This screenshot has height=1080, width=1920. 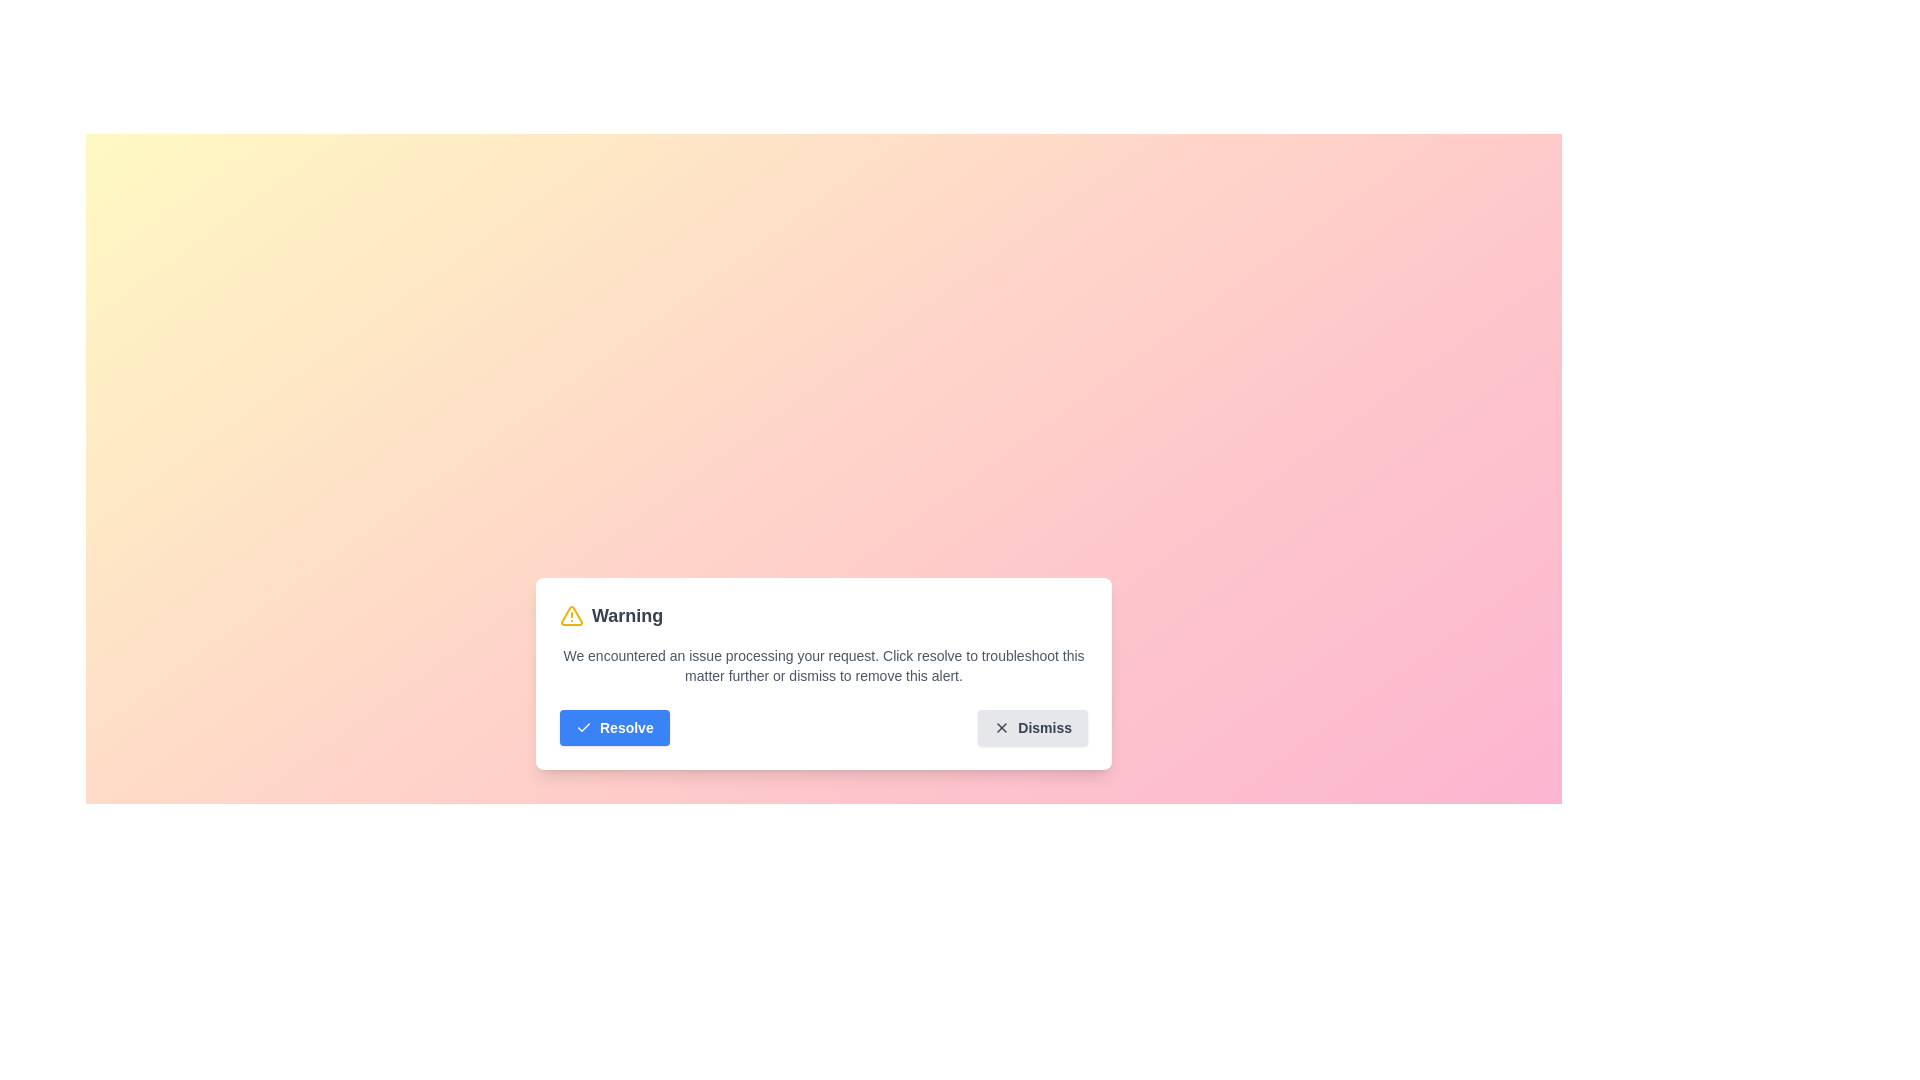 I want to click on the dismiss icon within the 'Dismiss' button located in the bottom-right corner of the dialog box, so click(x=1002, y=728).